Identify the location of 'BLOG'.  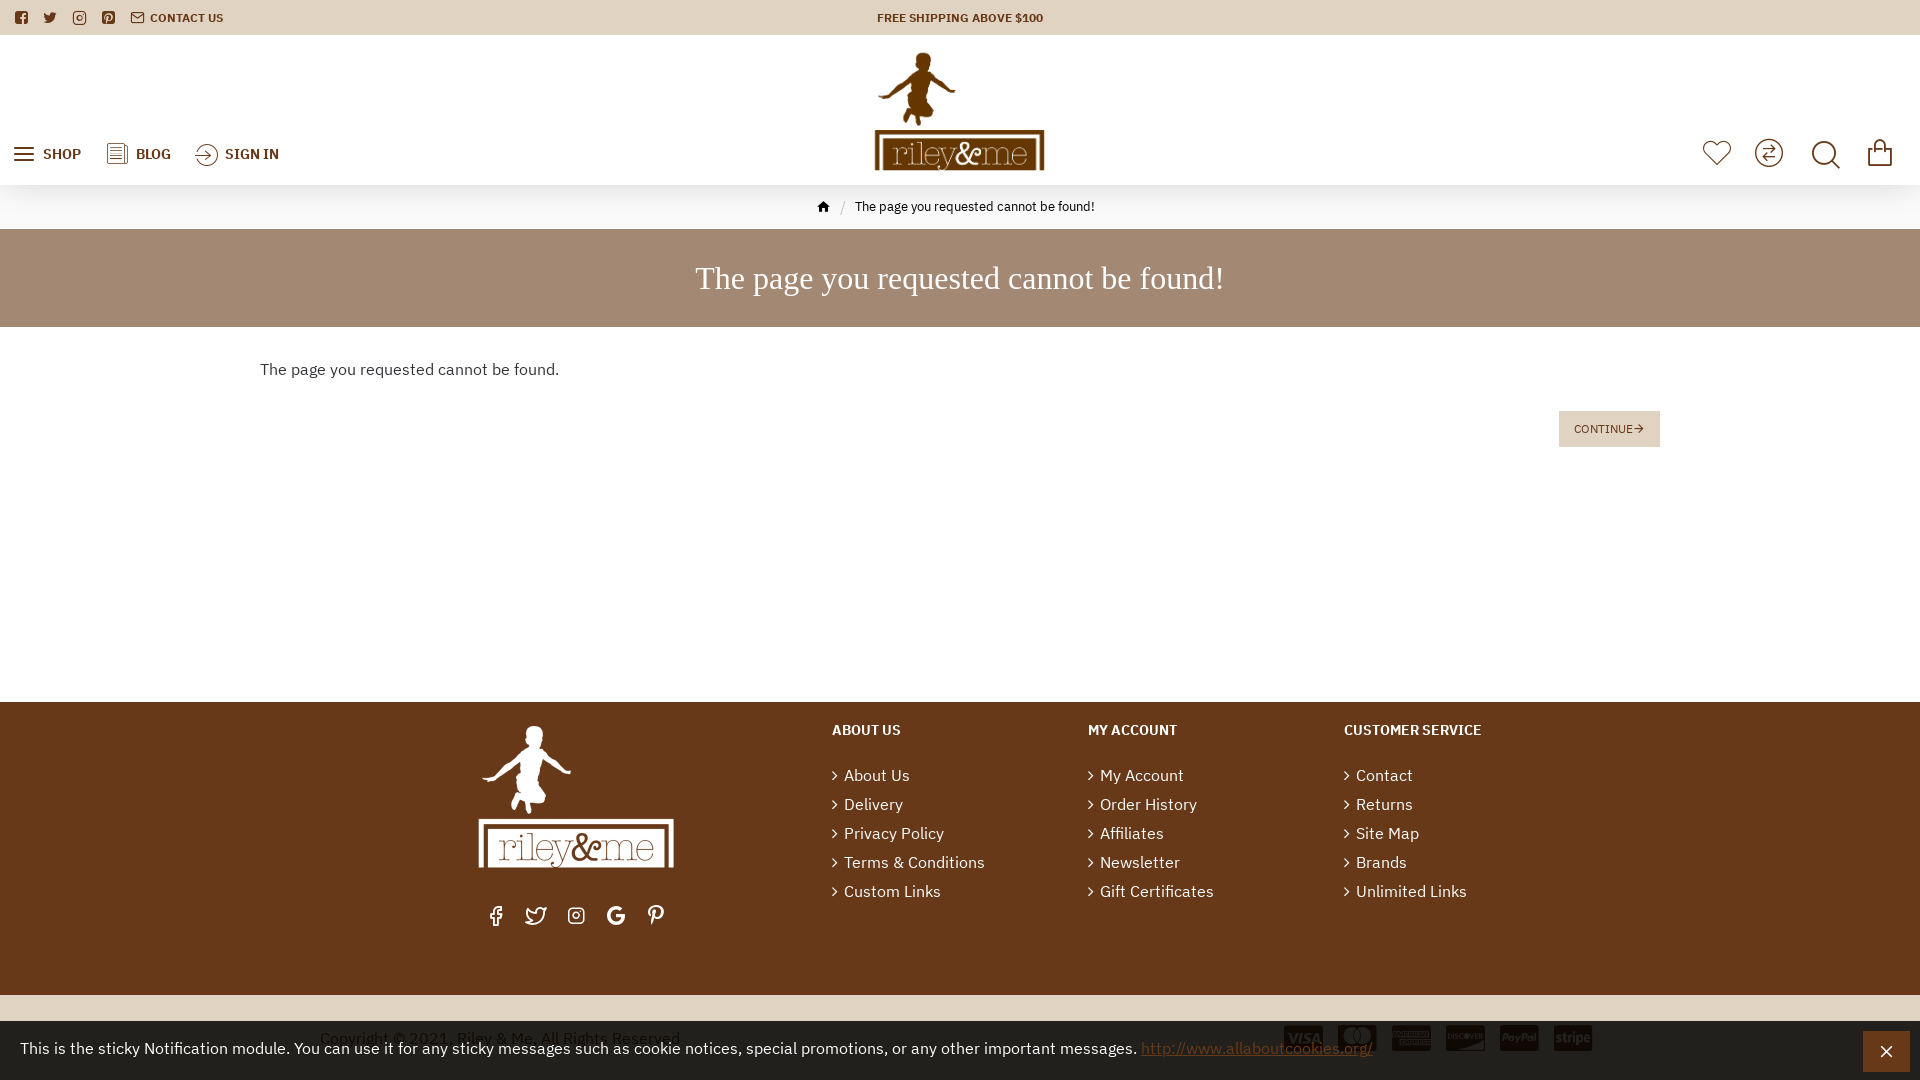
(91, 110).